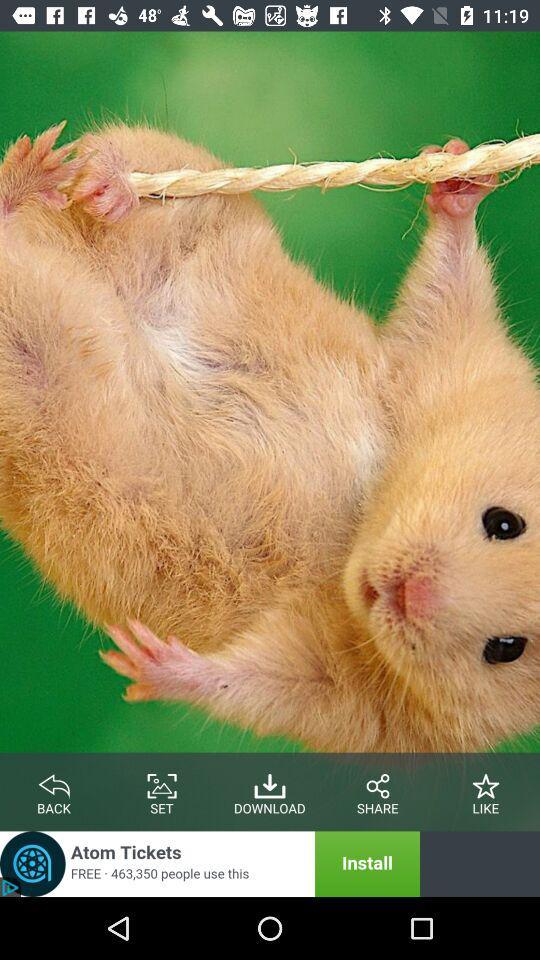 The height and width of the screenshot is (960, 540). I want to click on advertisement banner, so click(209, 863).